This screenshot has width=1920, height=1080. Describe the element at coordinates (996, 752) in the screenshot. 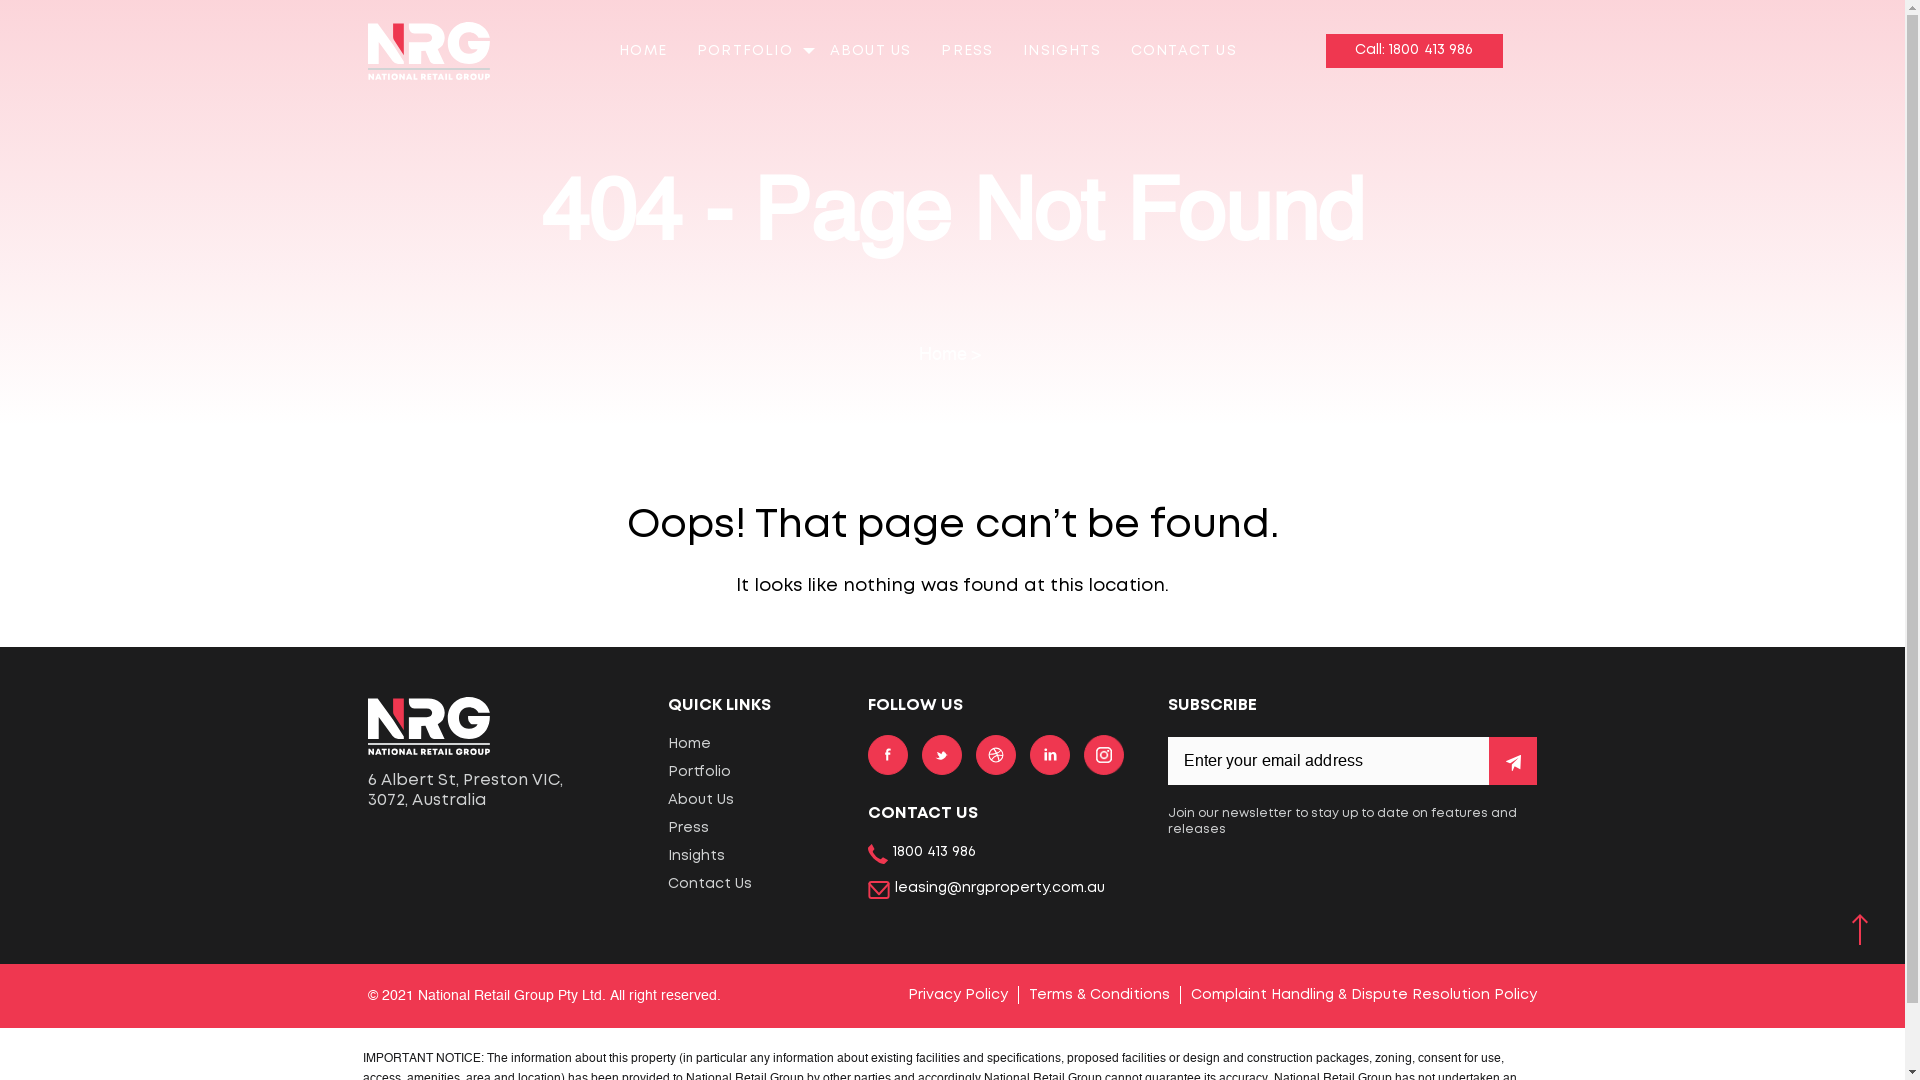

I see `'Pinterest'` at that location.